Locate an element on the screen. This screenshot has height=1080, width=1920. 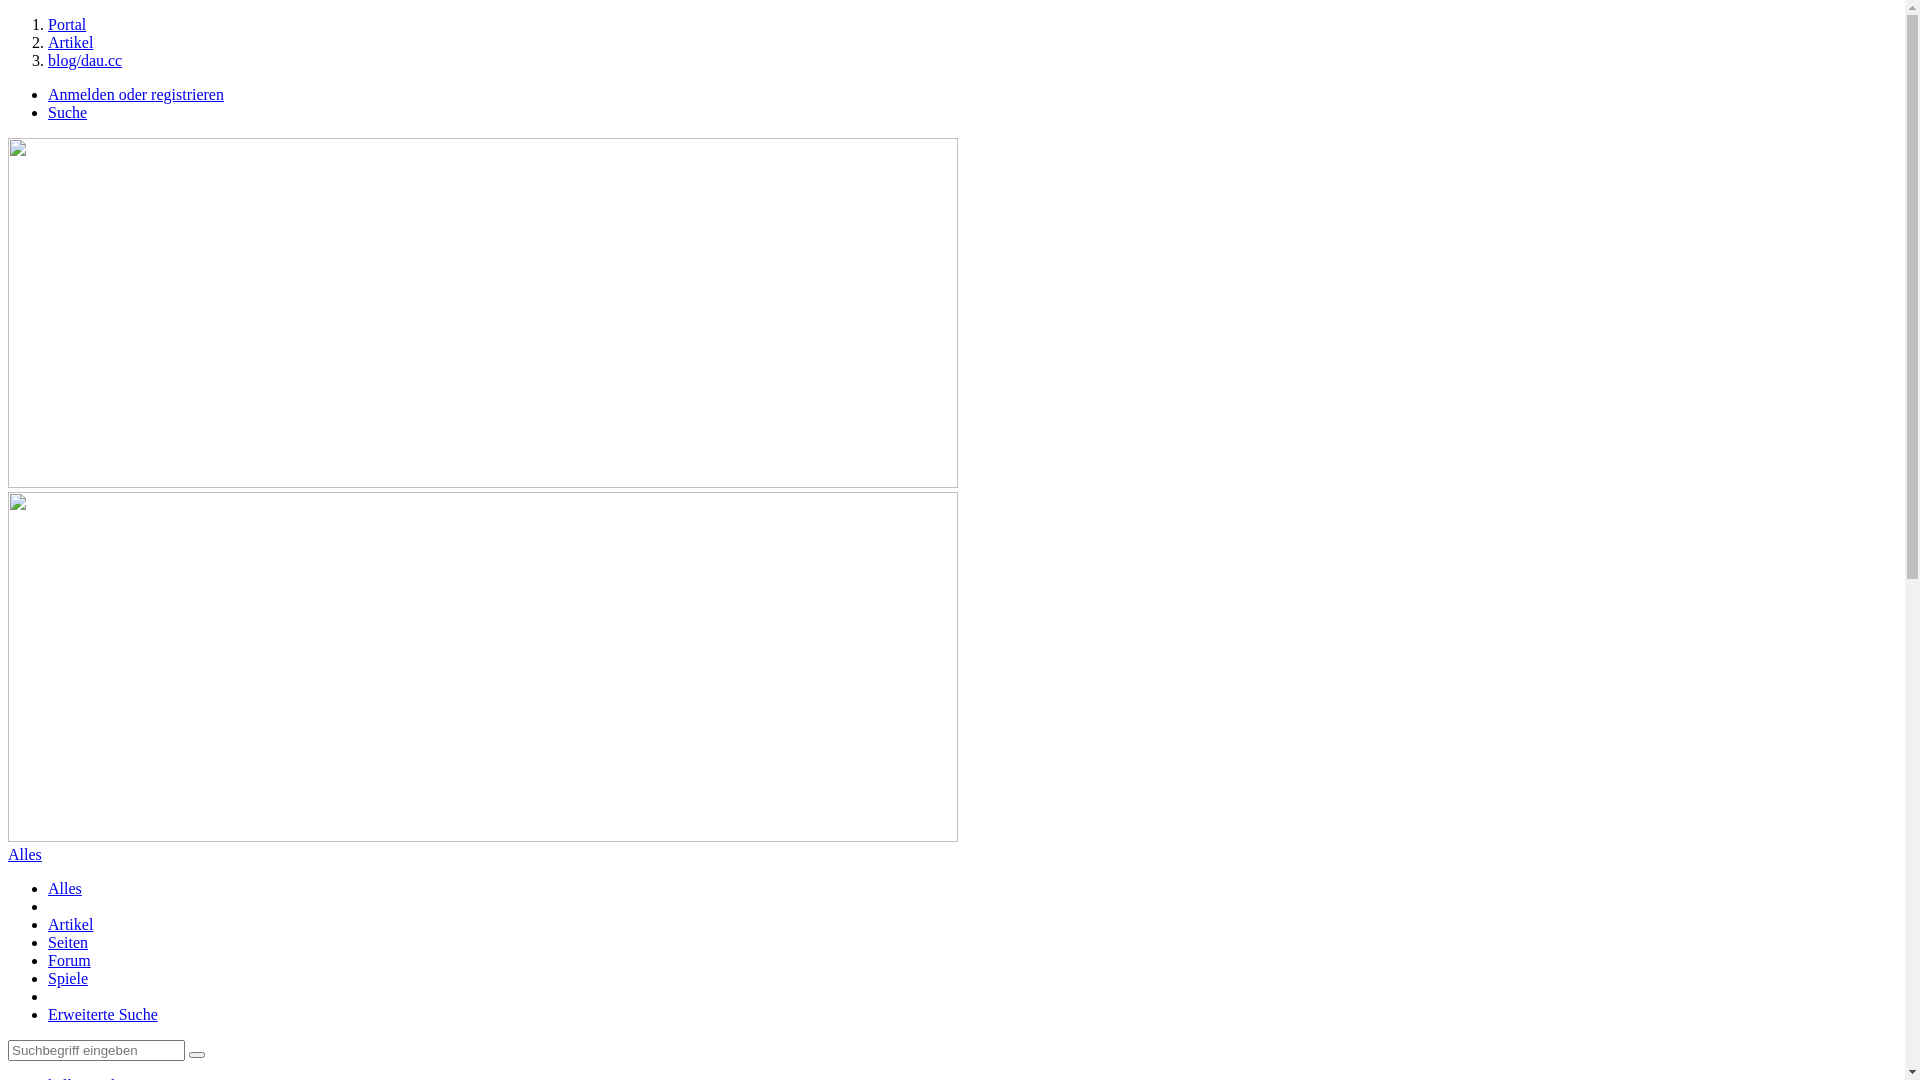
'Seiten' is located at coordinates (67, 942).